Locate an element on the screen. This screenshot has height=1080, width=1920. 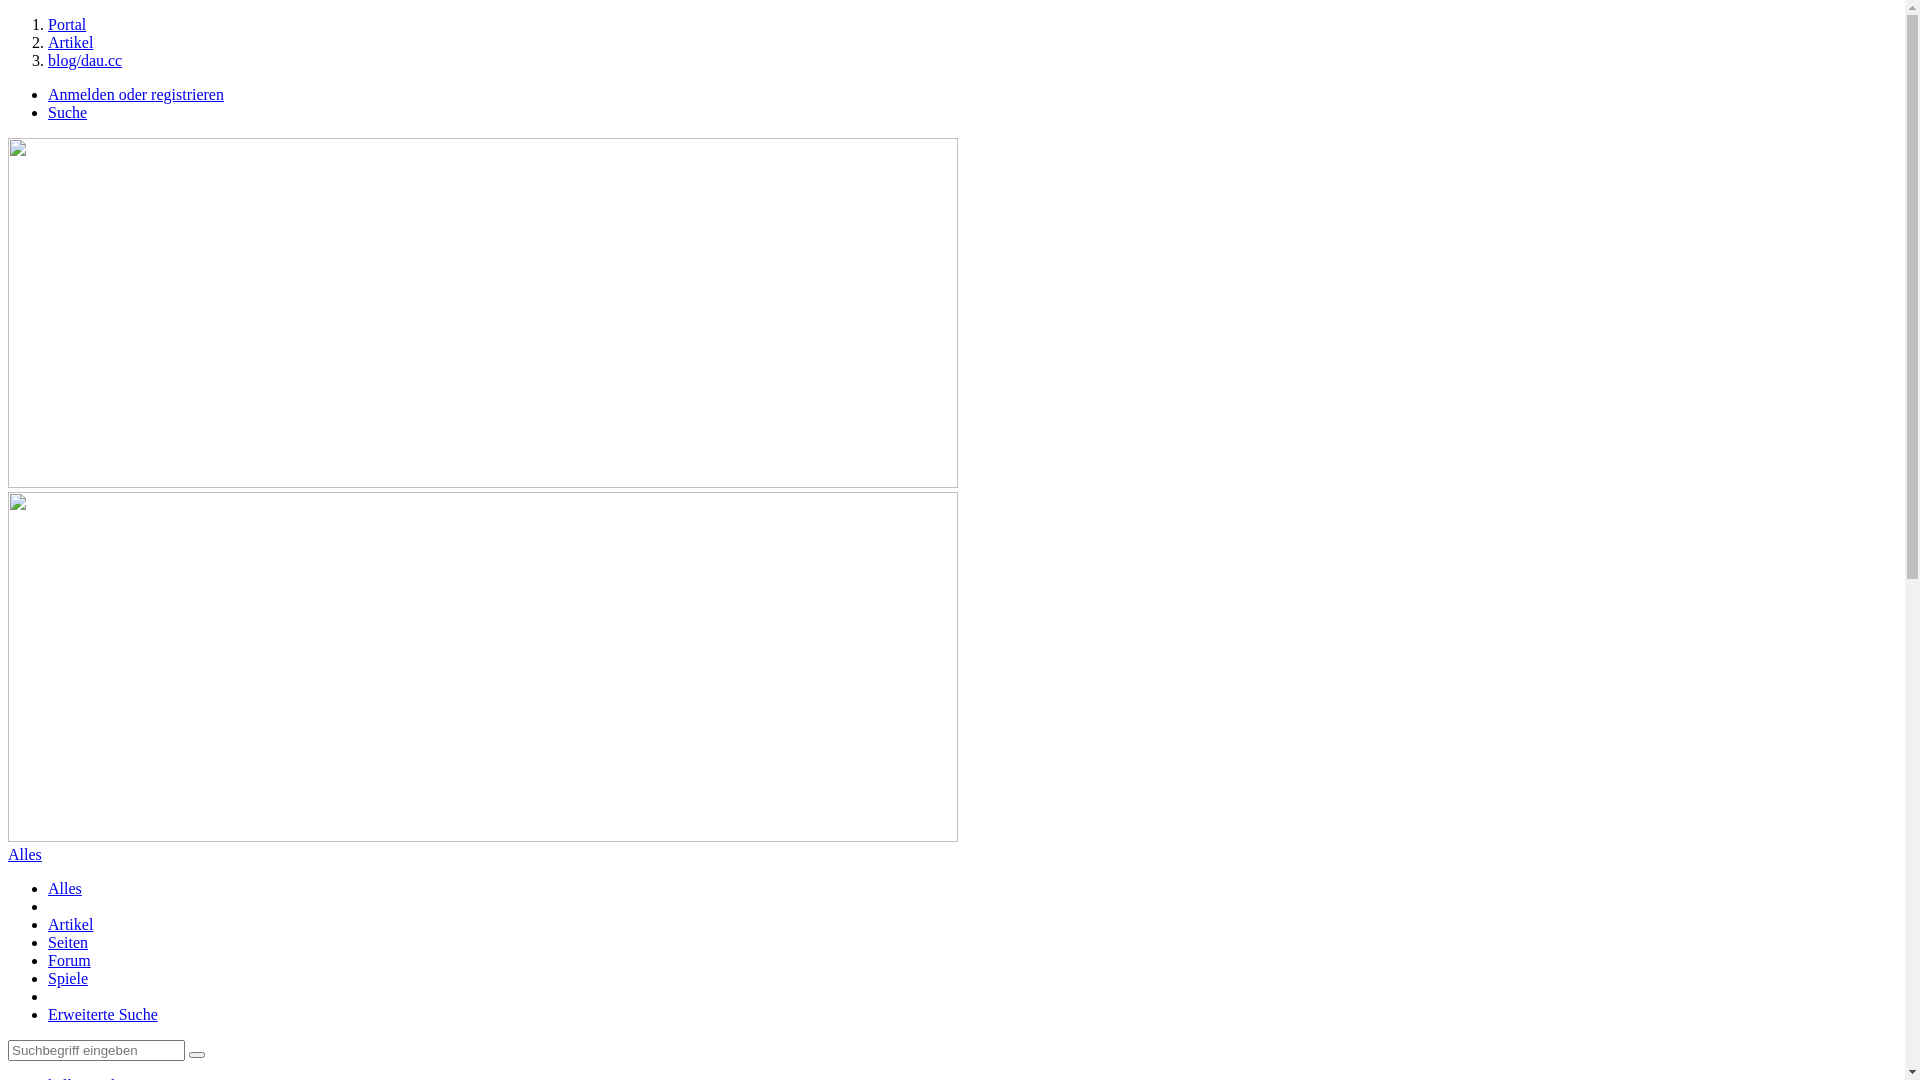
'Seiten' is located at coordinates (67, 942).